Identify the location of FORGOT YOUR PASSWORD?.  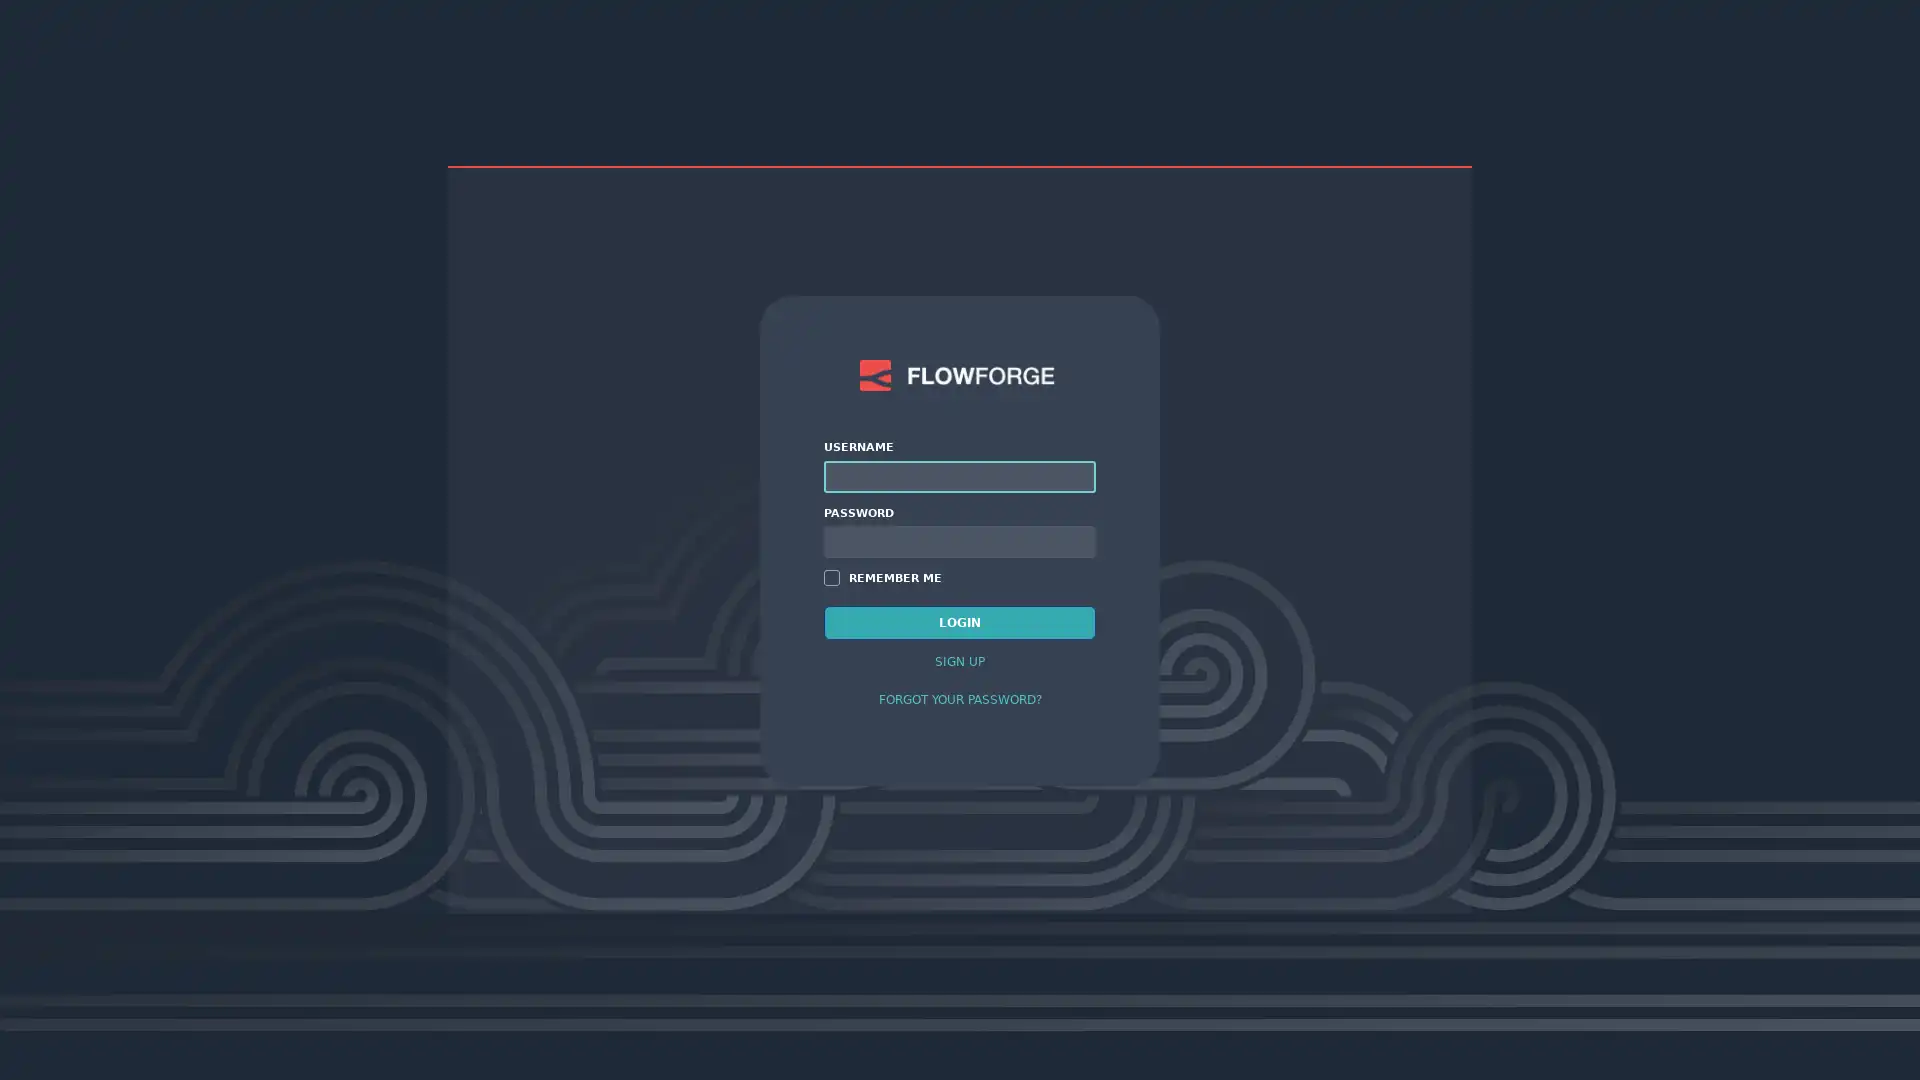
(960, 697).